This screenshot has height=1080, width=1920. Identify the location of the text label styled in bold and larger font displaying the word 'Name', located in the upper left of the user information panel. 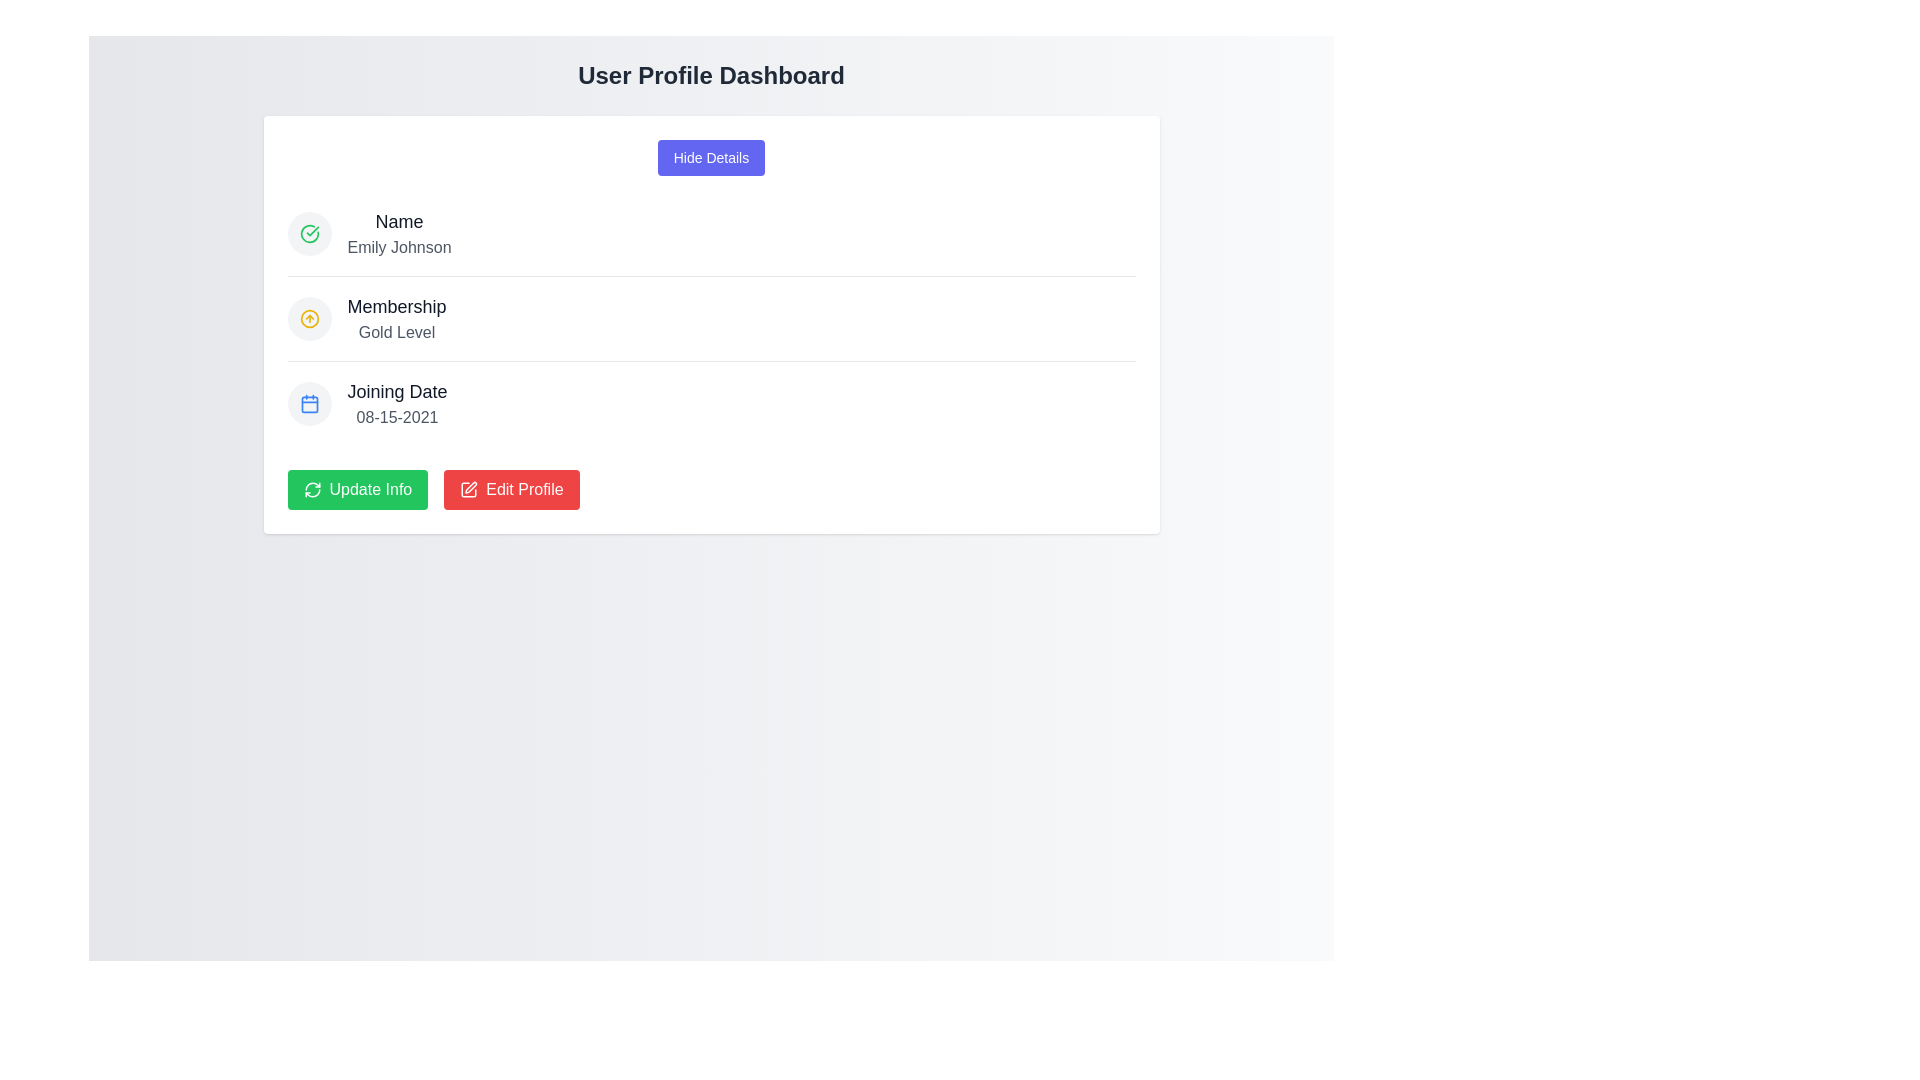
(399, 222).